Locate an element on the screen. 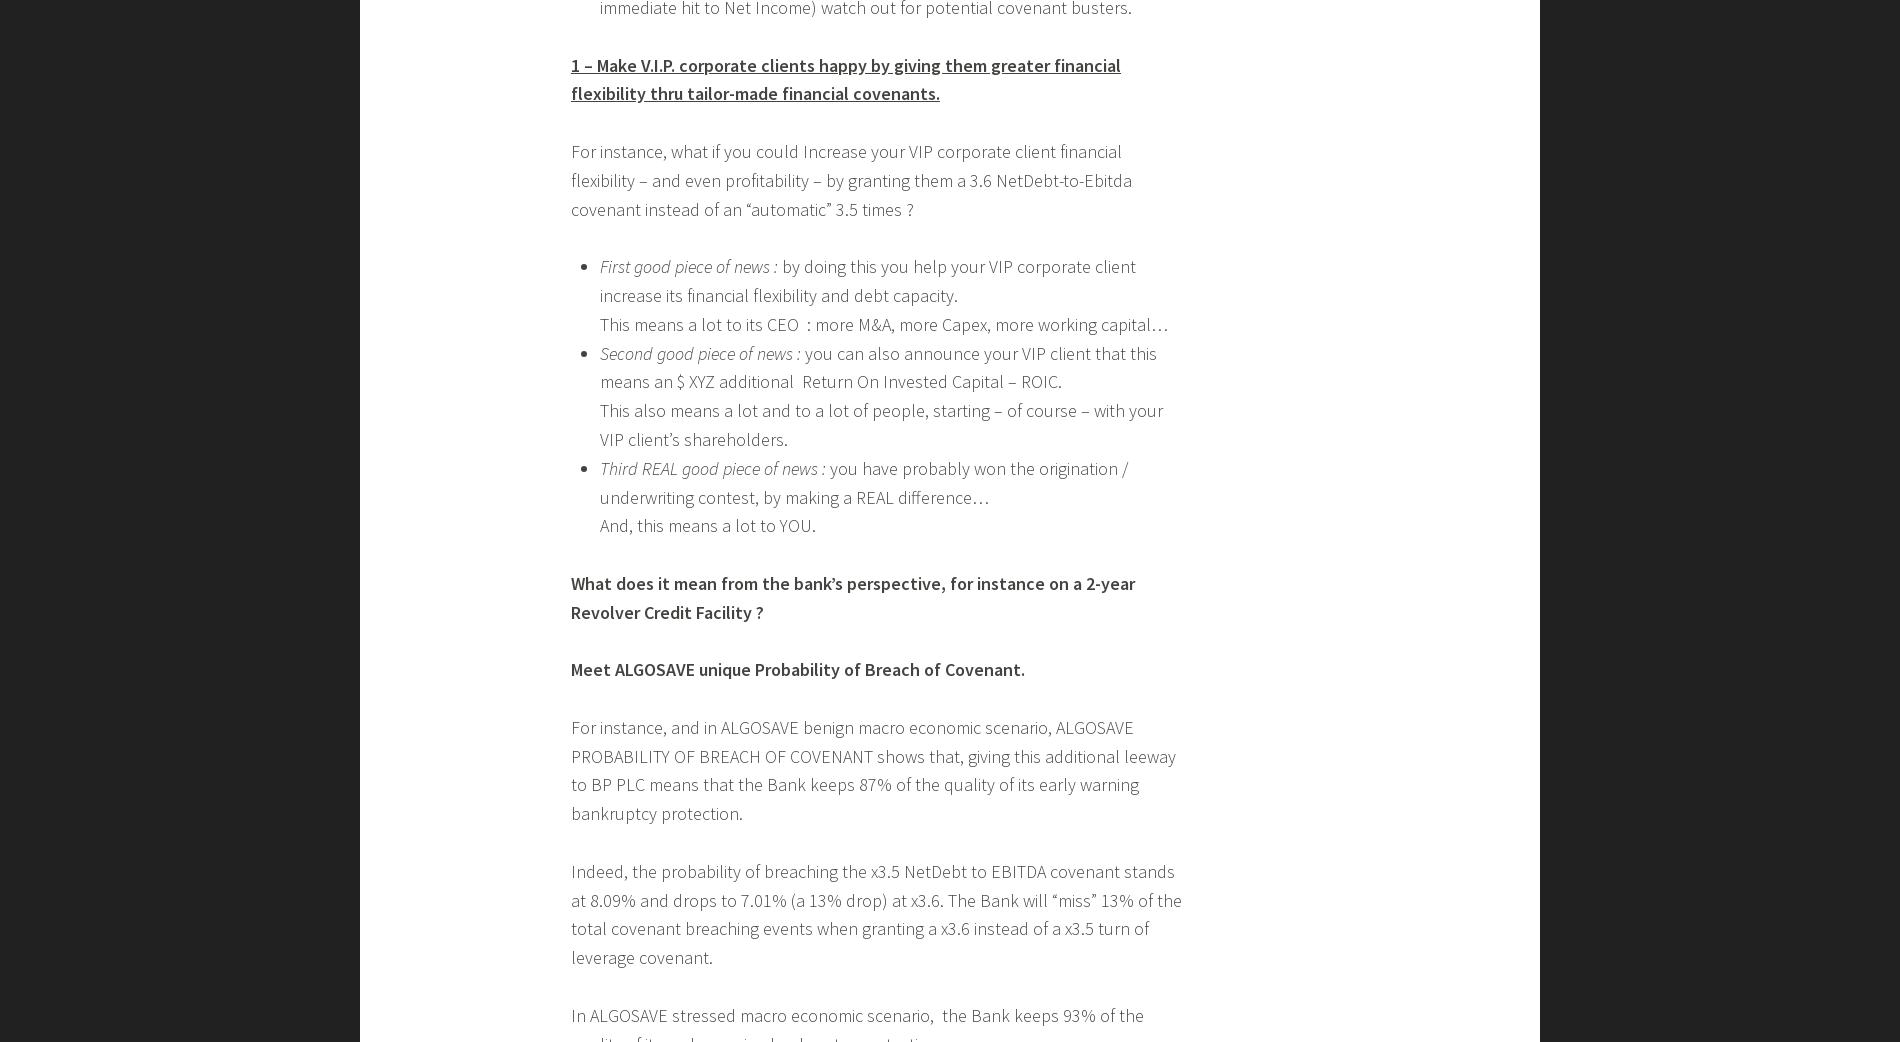 The width and height of the screenshot is (1900, 1042). '1 – Make V.I.P. corporate clients happy by giving them greater financial flexibility thru tailor-made financial covenants.' is located at coordinates (845, 906).